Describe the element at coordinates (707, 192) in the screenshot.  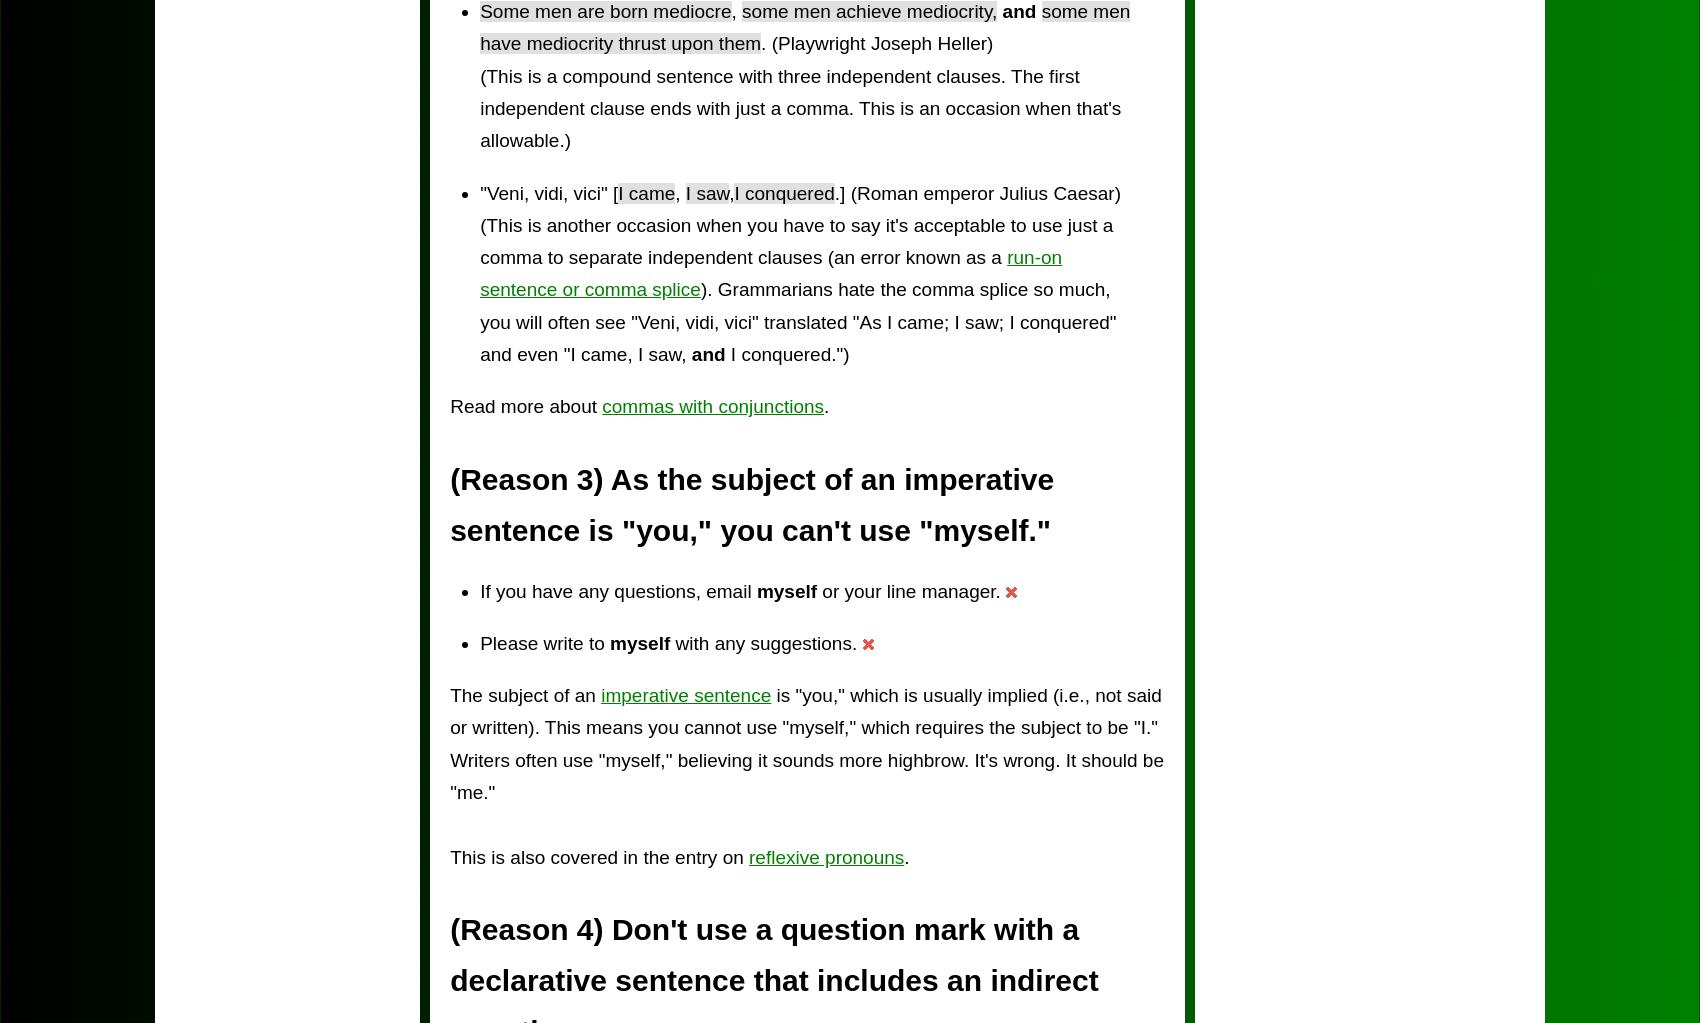
I see `'I saw'` at that location.